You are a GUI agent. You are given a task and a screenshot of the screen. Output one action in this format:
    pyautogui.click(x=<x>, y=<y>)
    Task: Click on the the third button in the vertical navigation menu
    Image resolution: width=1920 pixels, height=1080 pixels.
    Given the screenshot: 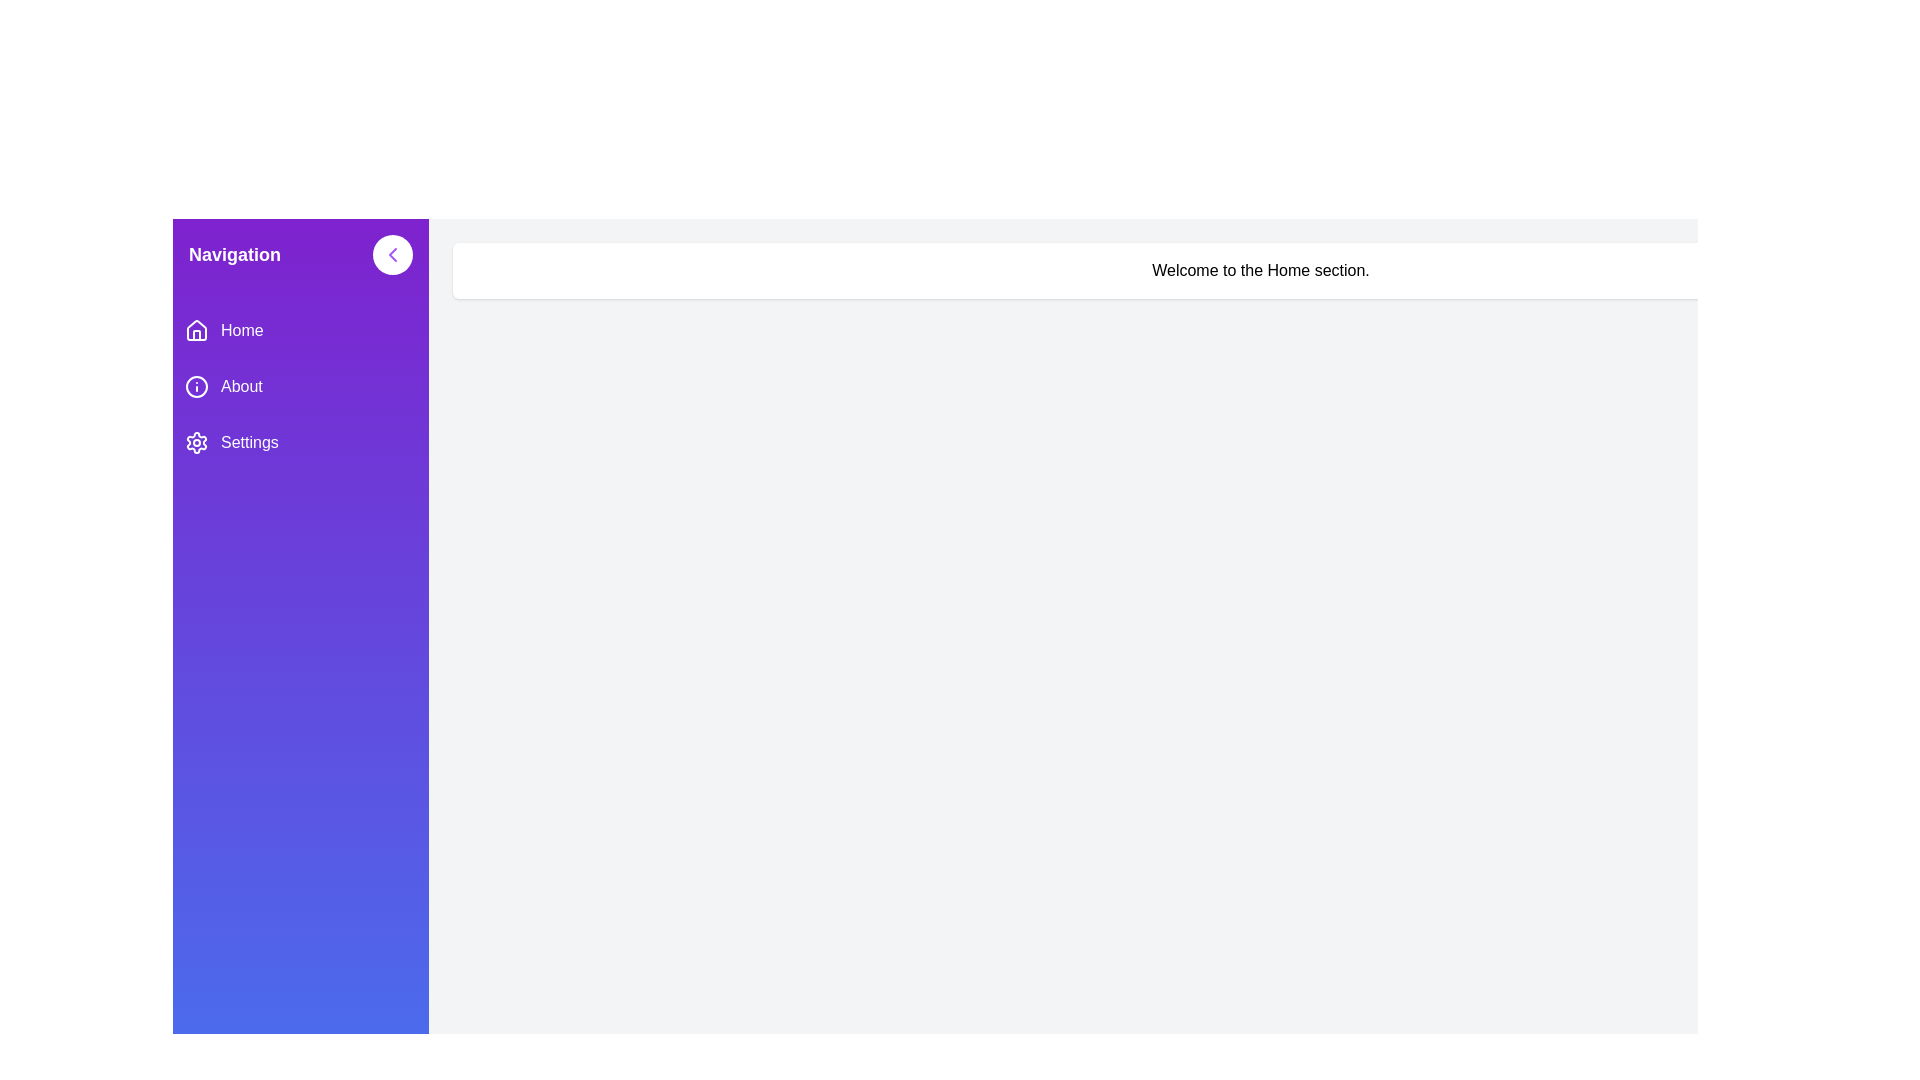 What is the action you would take?
    pyautogui.click(x=300, y=442)
    